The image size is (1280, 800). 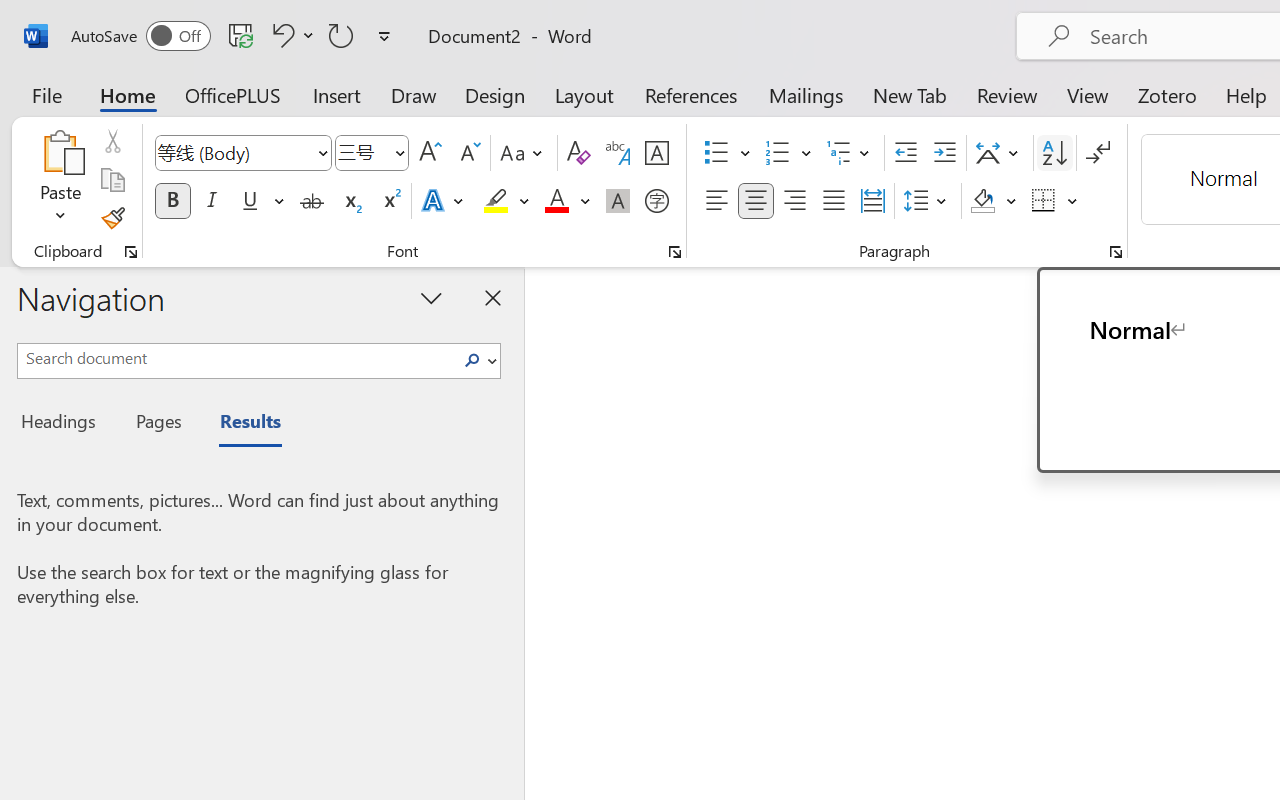 What do you see at coordinates (905, 153) in the screenshot?
I see `'Decrease Indent'` at bounding box center [905, 153].